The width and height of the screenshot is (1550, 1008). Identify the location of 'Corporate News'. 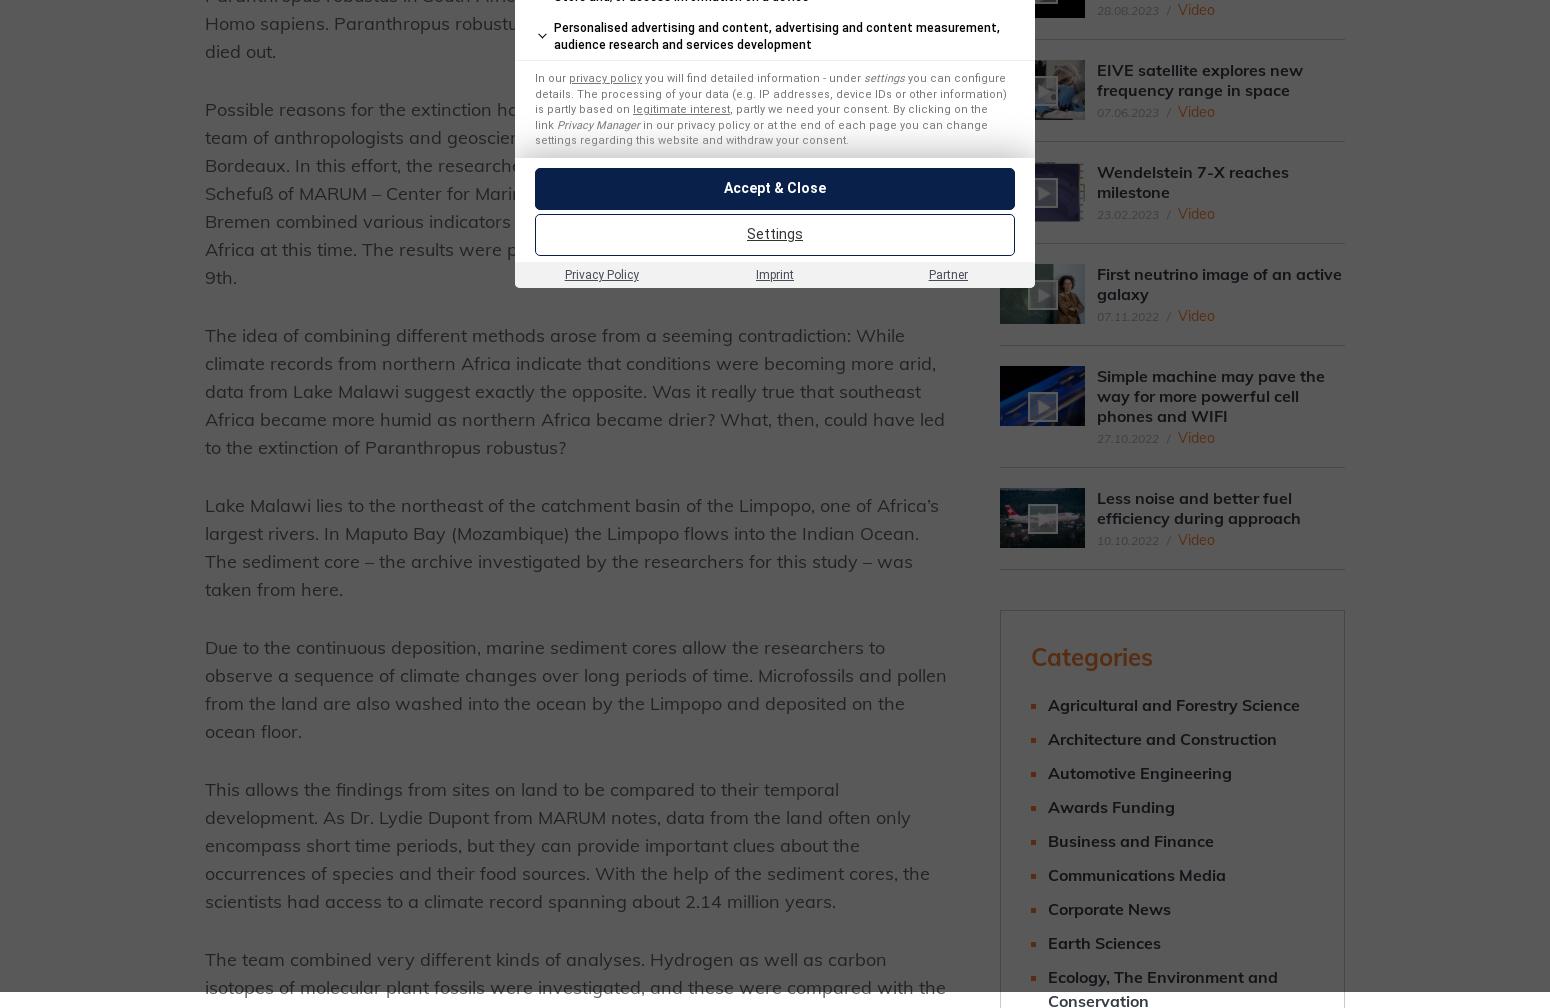
(1047, 909).